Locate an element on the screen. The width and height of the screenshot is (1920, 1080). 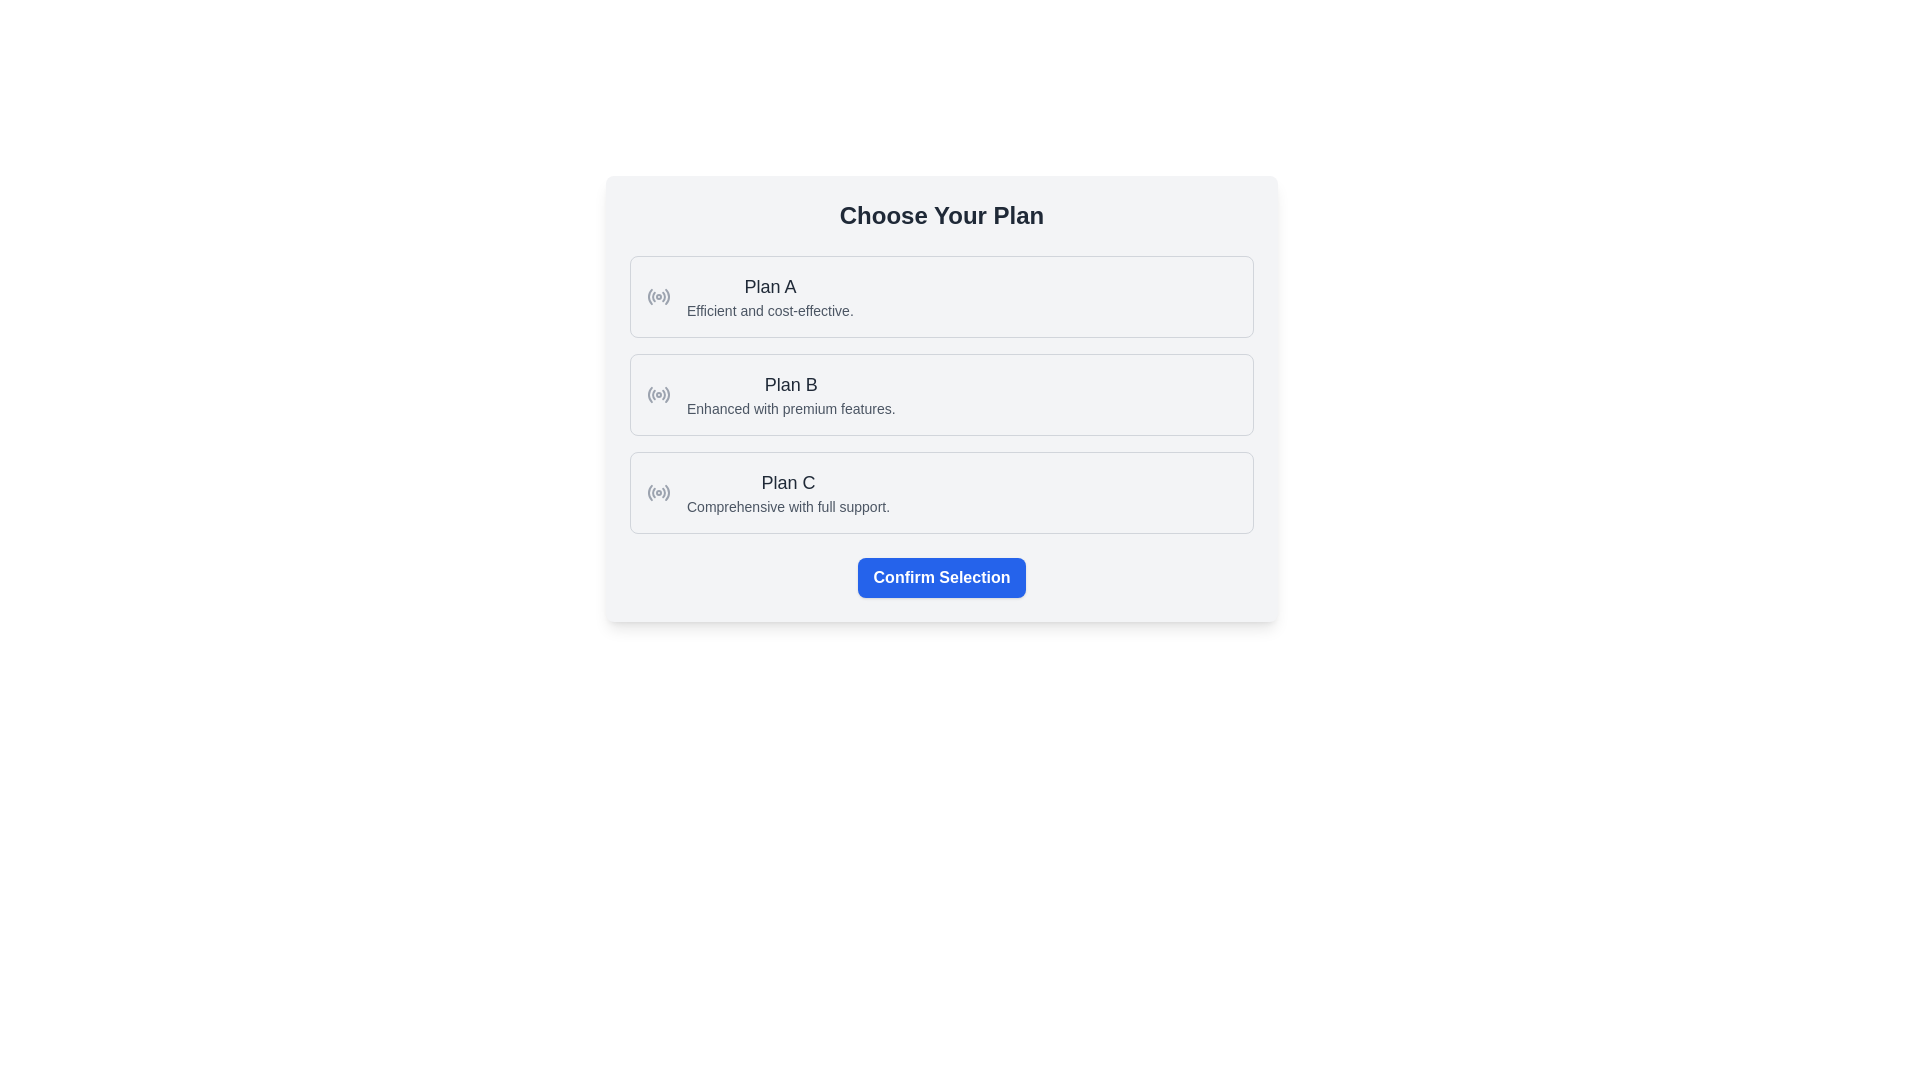
the text label 'Enhanced with premium features.' positioned below the 'Plan B' title is located at coordinates (790, 407).